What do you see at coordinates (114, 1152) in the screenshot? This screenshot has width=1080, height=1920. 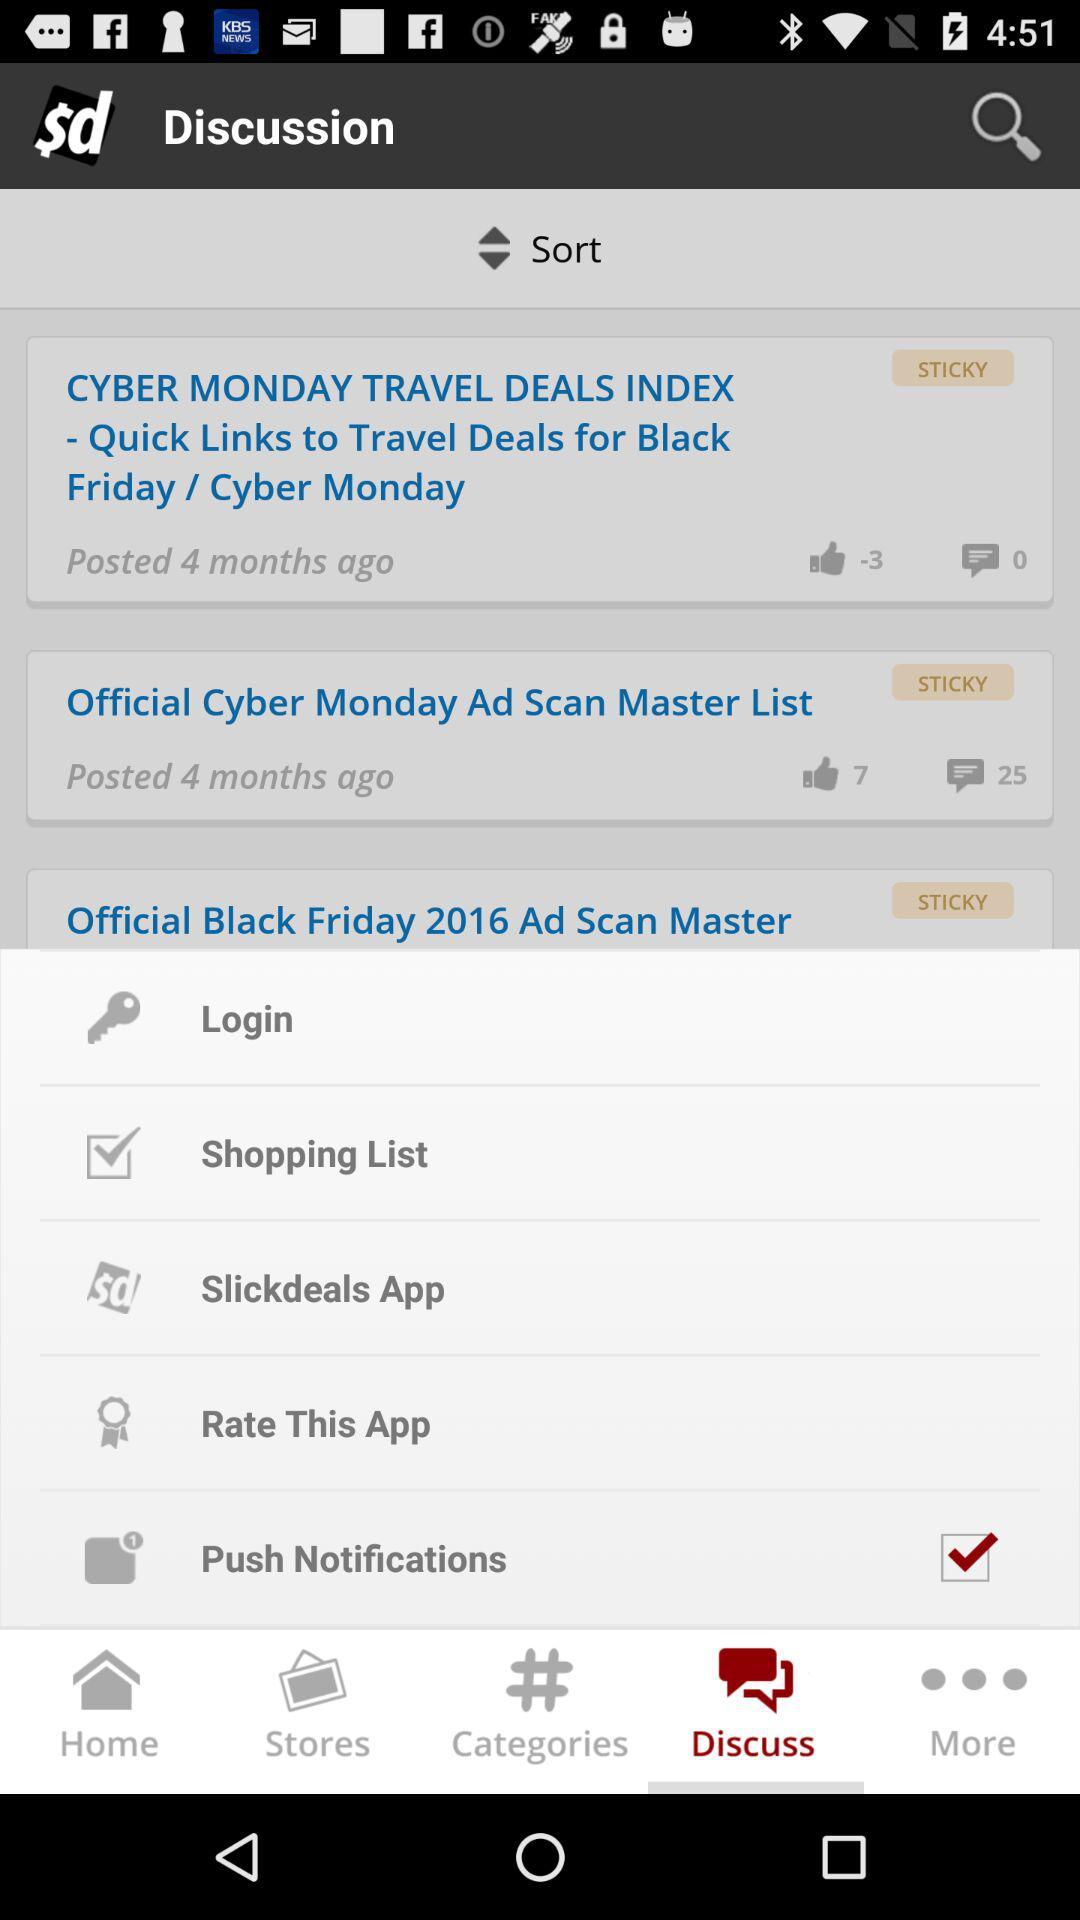 I see `the shopping list icon` at bounding box center [114, 1152].